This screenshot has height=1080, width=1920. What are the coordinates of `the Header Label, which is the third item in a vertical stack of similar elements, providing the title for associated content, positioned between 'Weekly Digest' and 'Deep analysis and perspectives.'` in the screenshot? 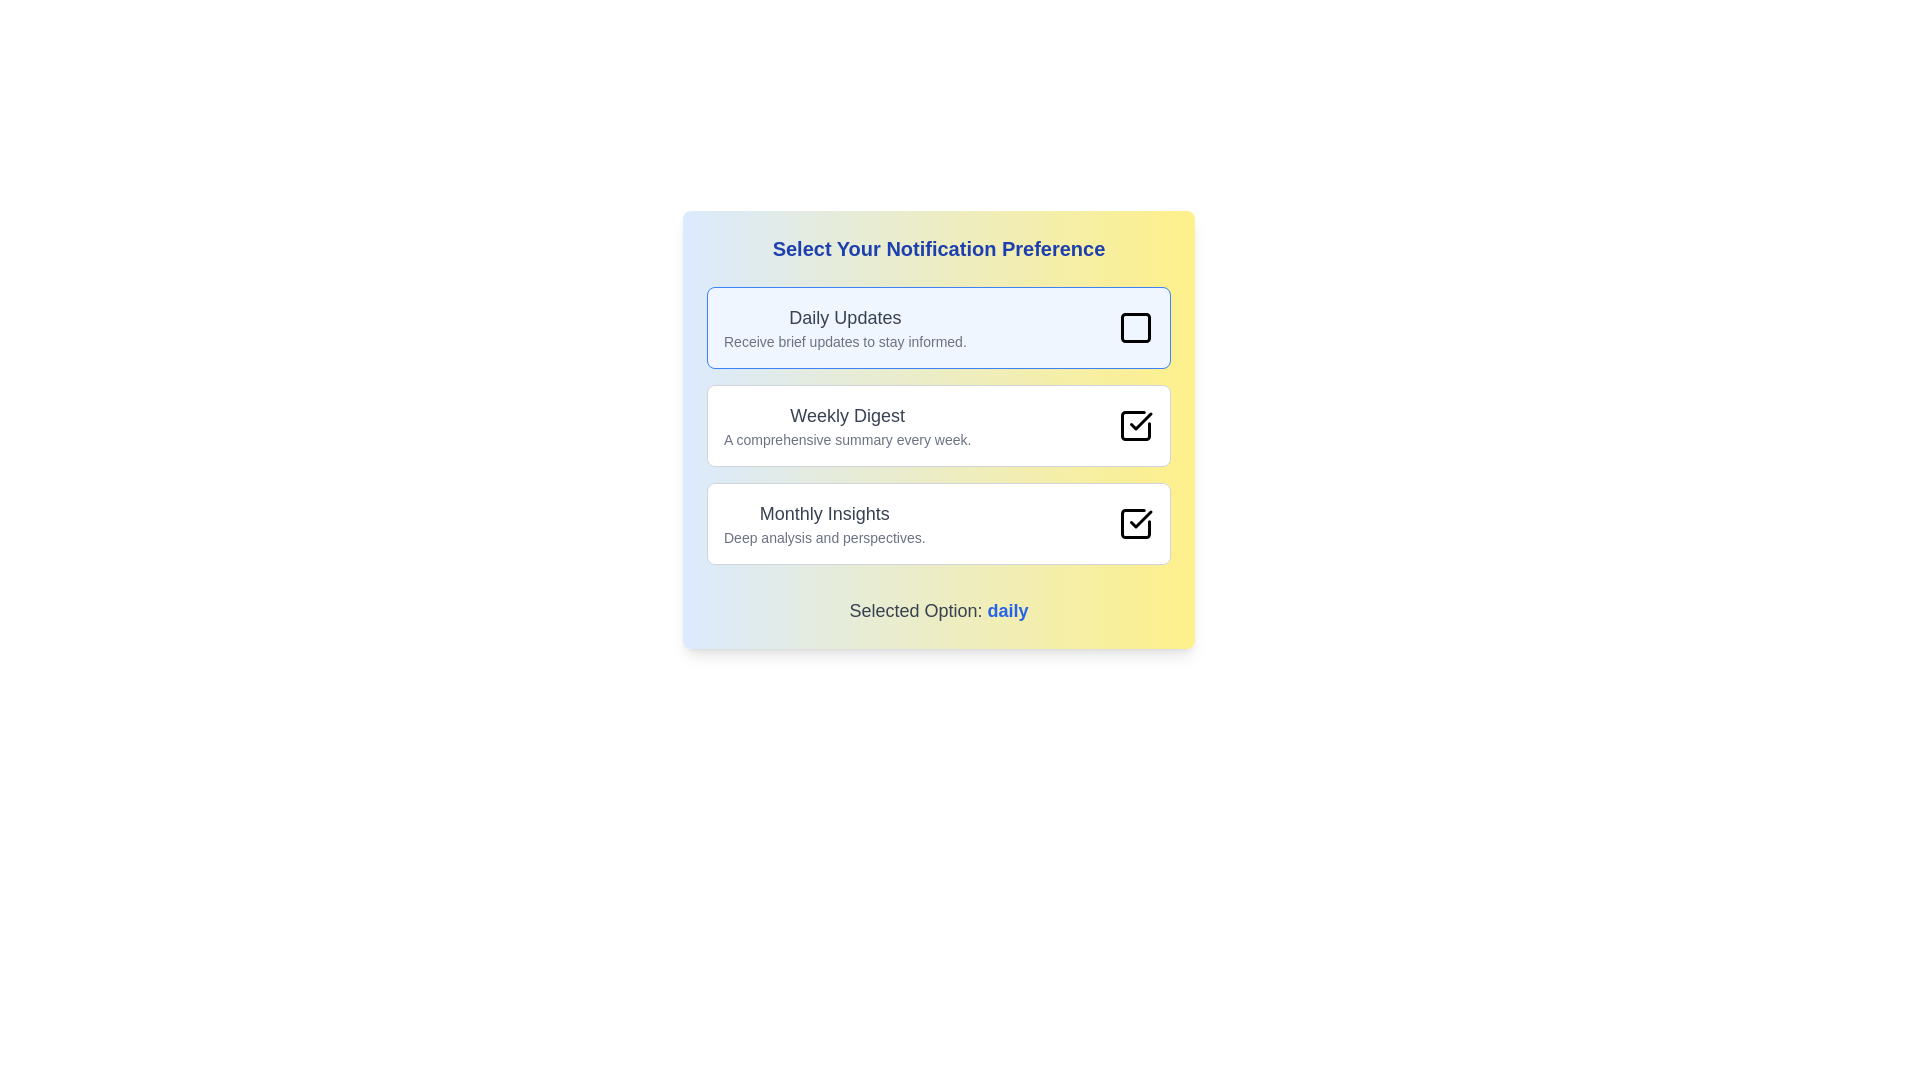 It's located at (824, 512).